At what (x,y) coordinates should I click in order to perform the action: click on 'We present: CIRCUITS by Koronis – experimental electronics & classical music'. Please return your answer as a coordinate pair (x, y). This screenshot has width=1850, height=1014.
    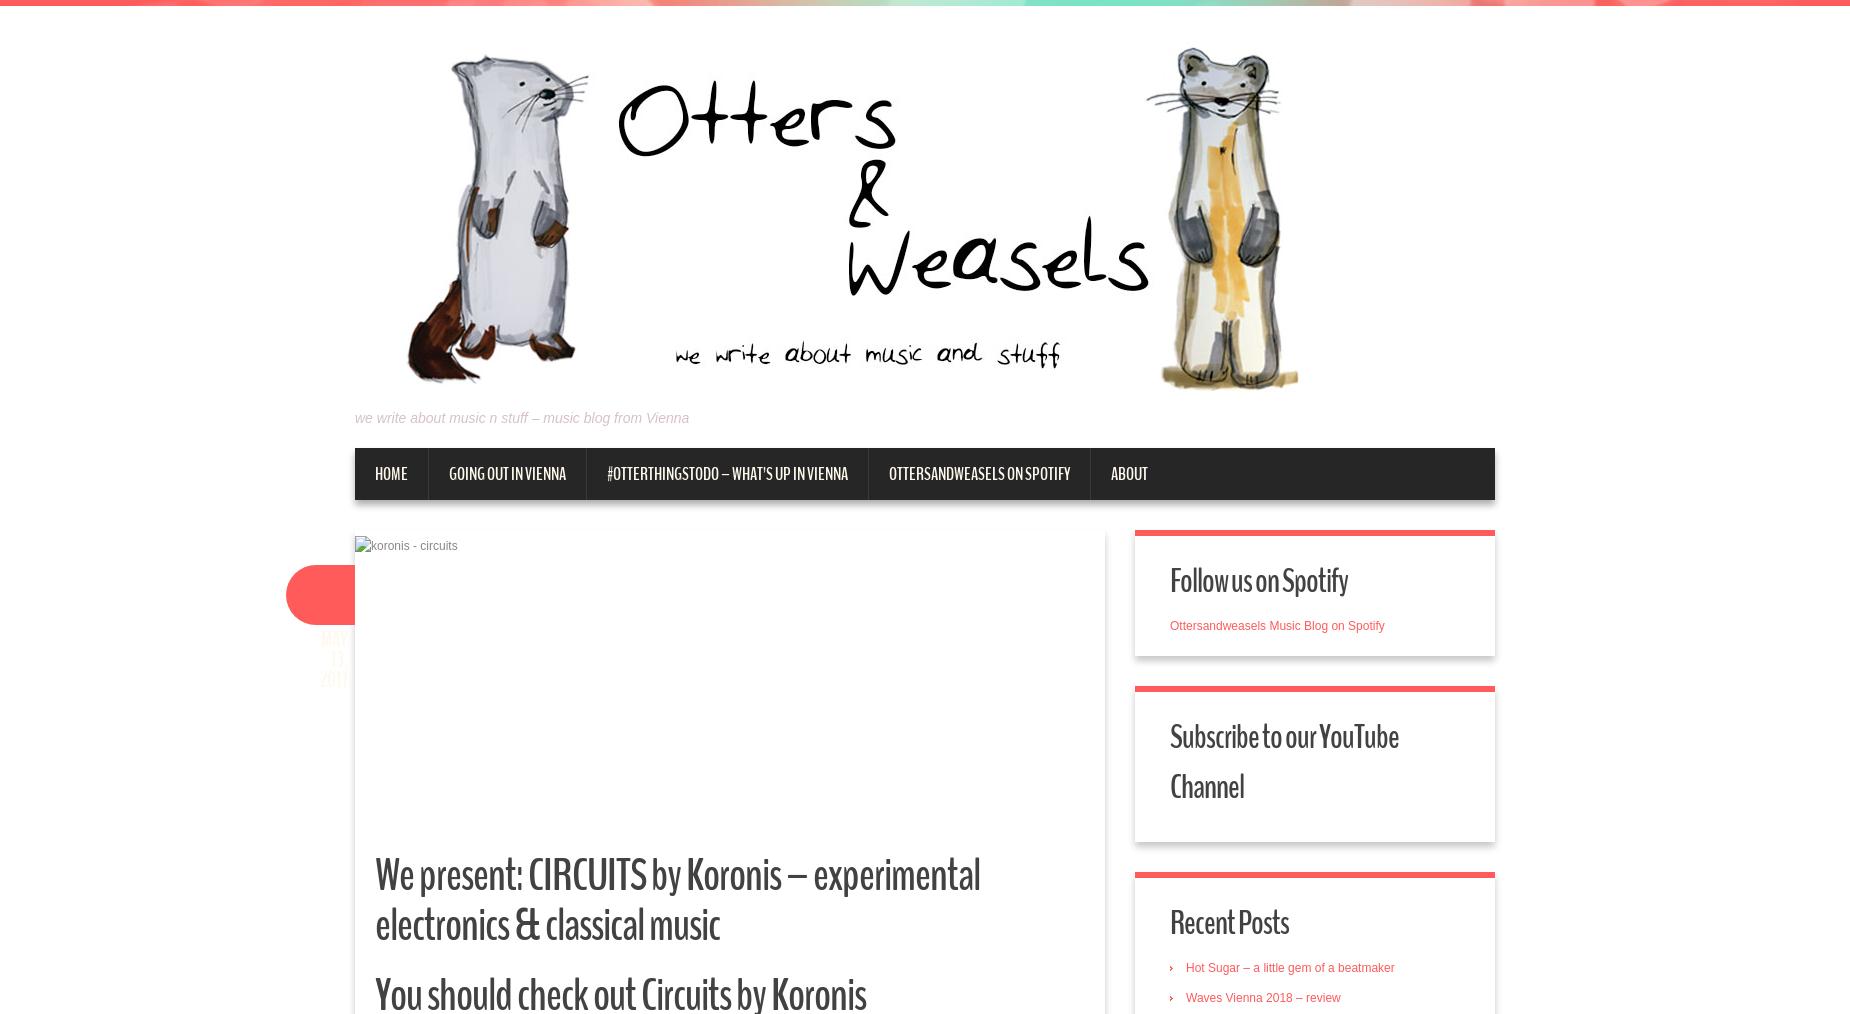
    Looking at the image, I should click on (677, 899).